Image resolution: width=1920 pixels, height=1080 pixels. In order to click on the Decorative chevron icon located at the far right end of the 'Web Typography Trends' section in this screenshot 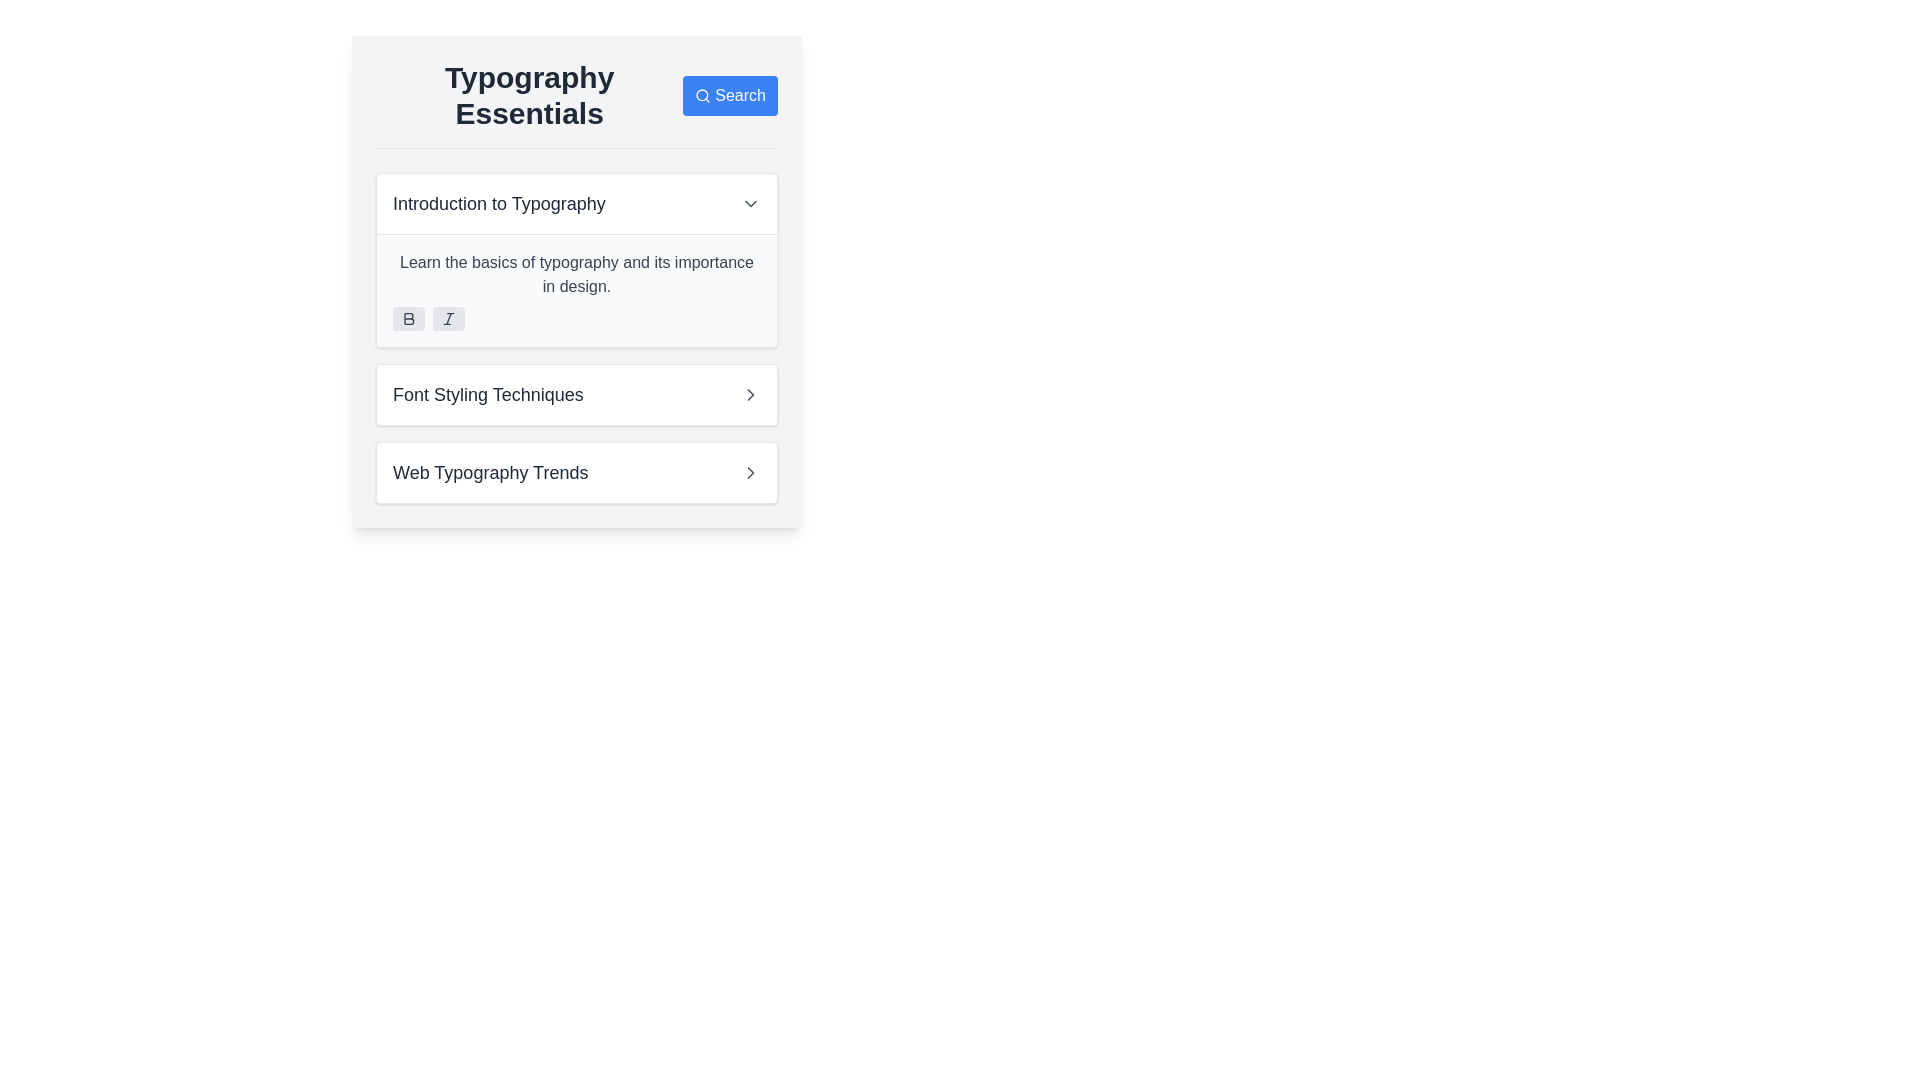, I will do `click(749, 473)`.